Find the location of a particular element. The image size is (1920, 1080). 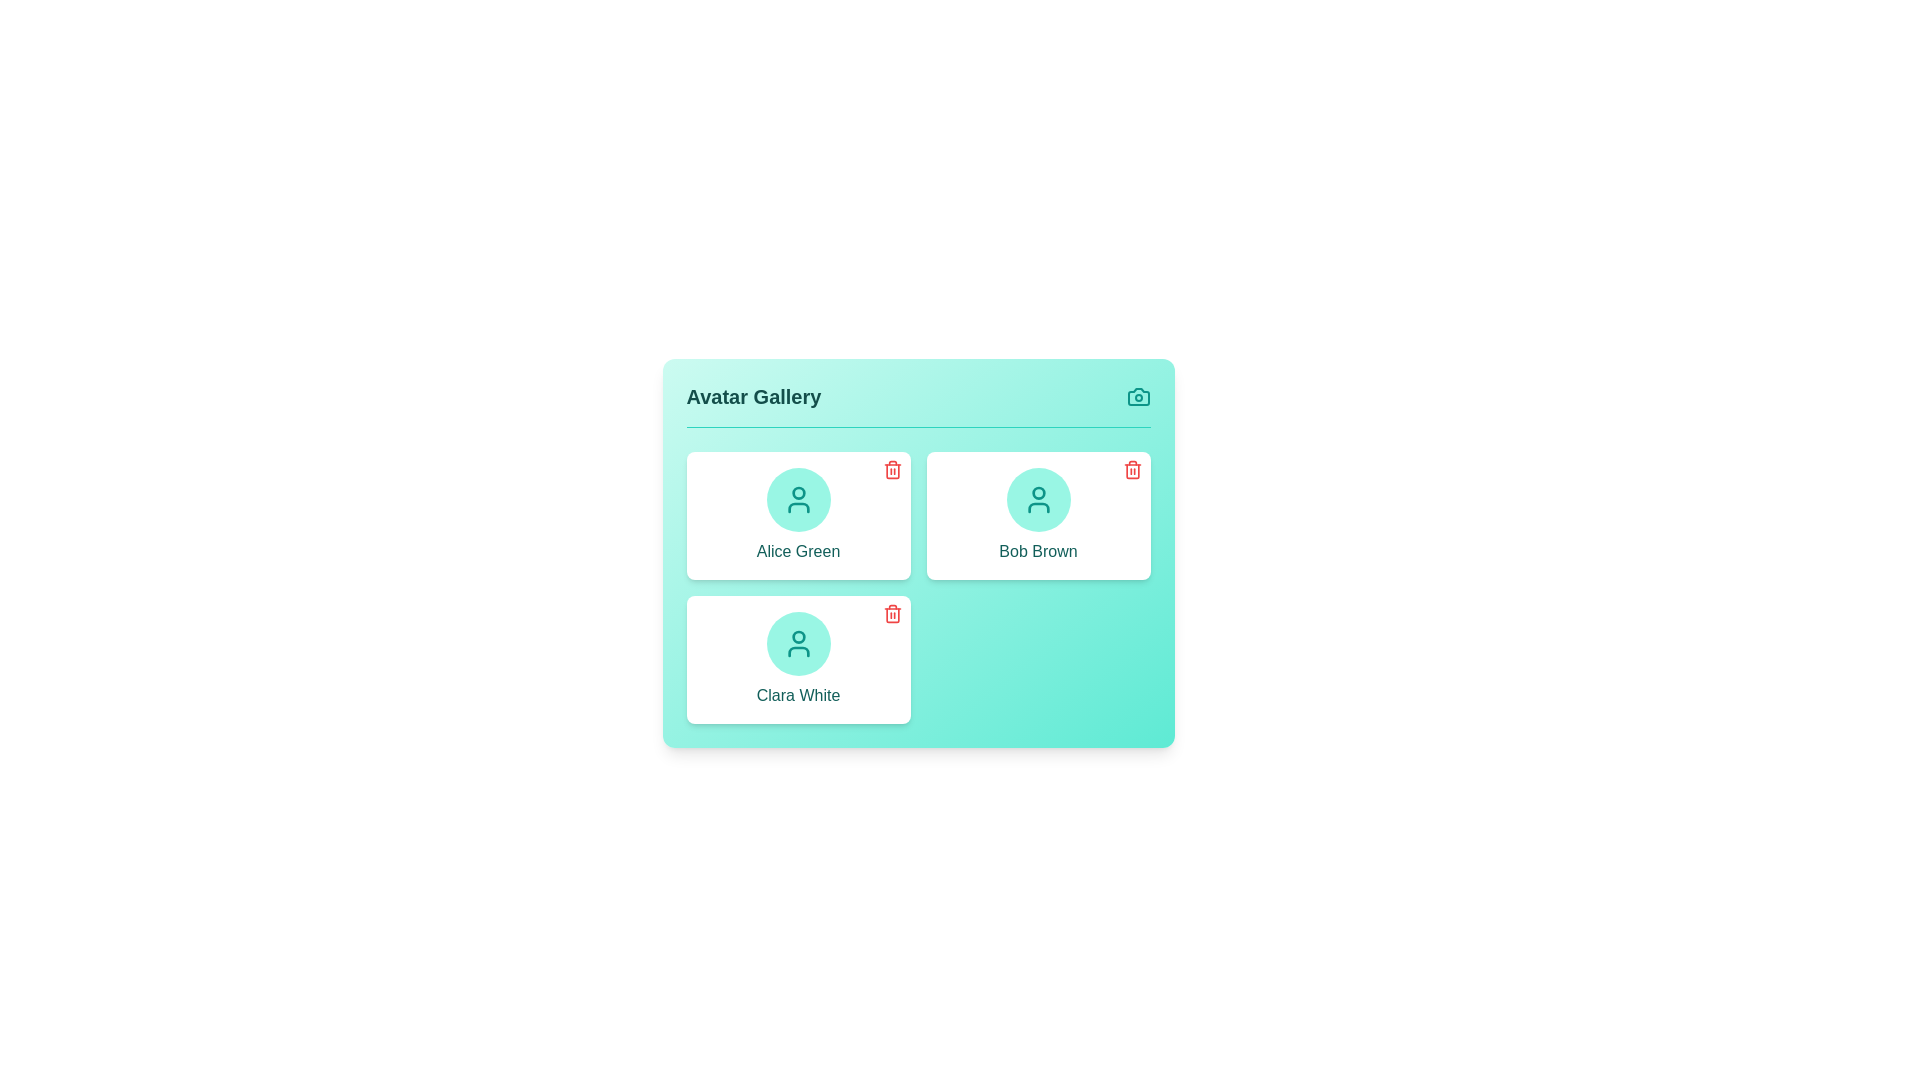

the circular teal-colored user icon located in the bottom-left card labeled 'Clara White' within the 2x2 grid layout is located at coordinates (797, 644).